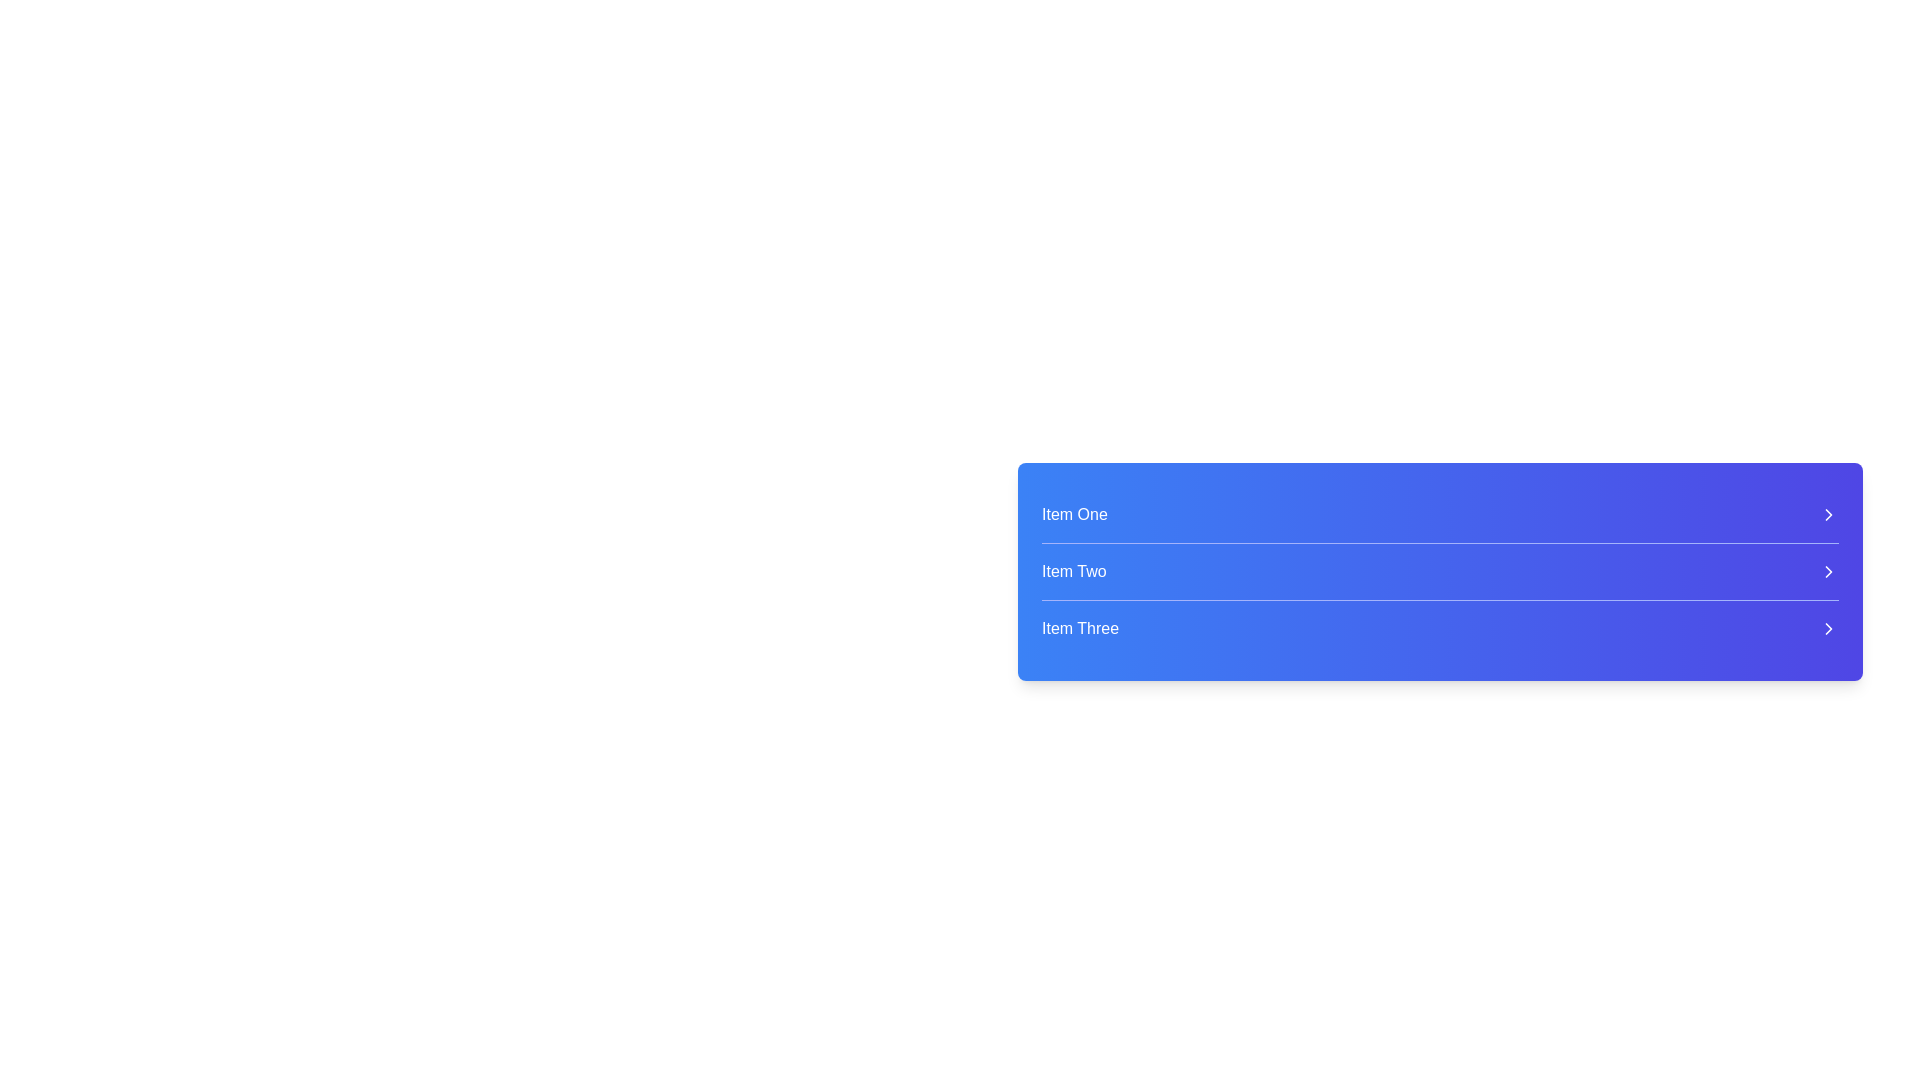 The height and width of the screenshot is (1080, 1920). I want to click on the chevron icon for 'Item Three', so click(1828, 627).